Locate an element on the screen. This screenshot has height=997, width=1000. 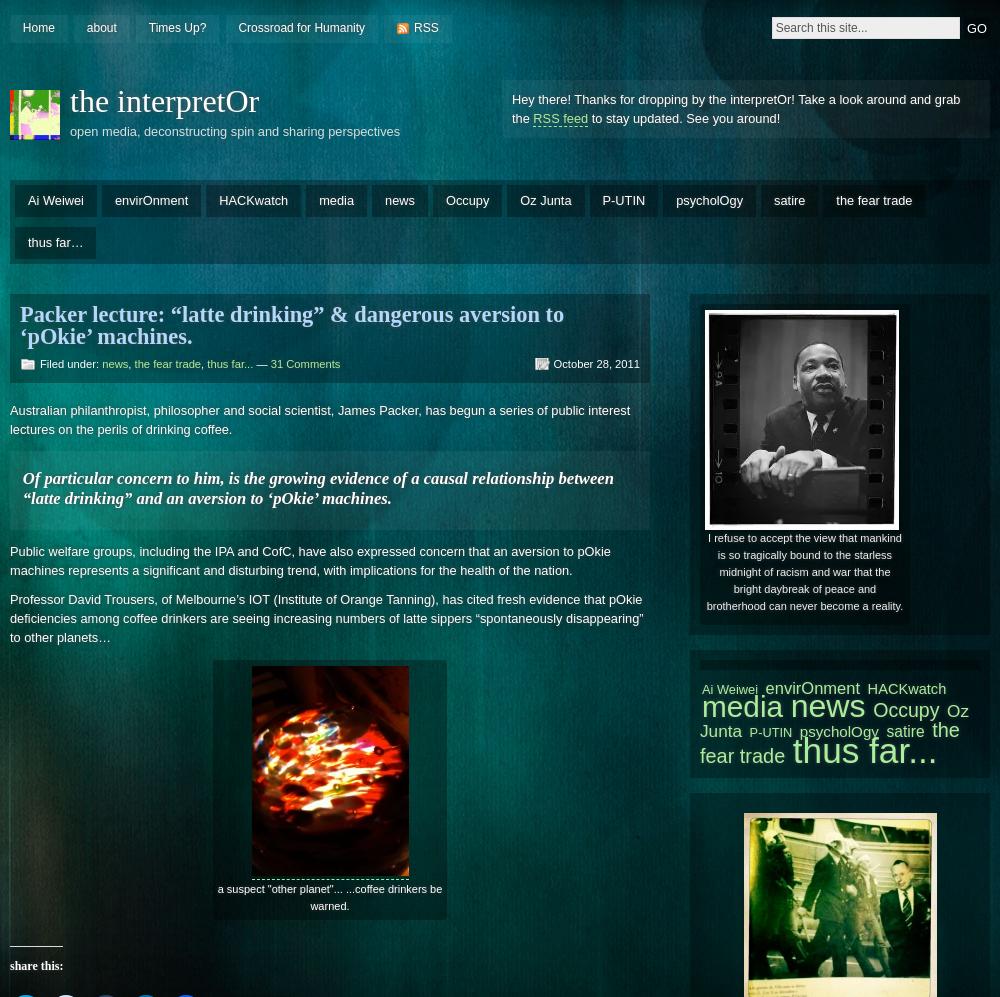
'RSS feed' is located at coordinates (560, 117).